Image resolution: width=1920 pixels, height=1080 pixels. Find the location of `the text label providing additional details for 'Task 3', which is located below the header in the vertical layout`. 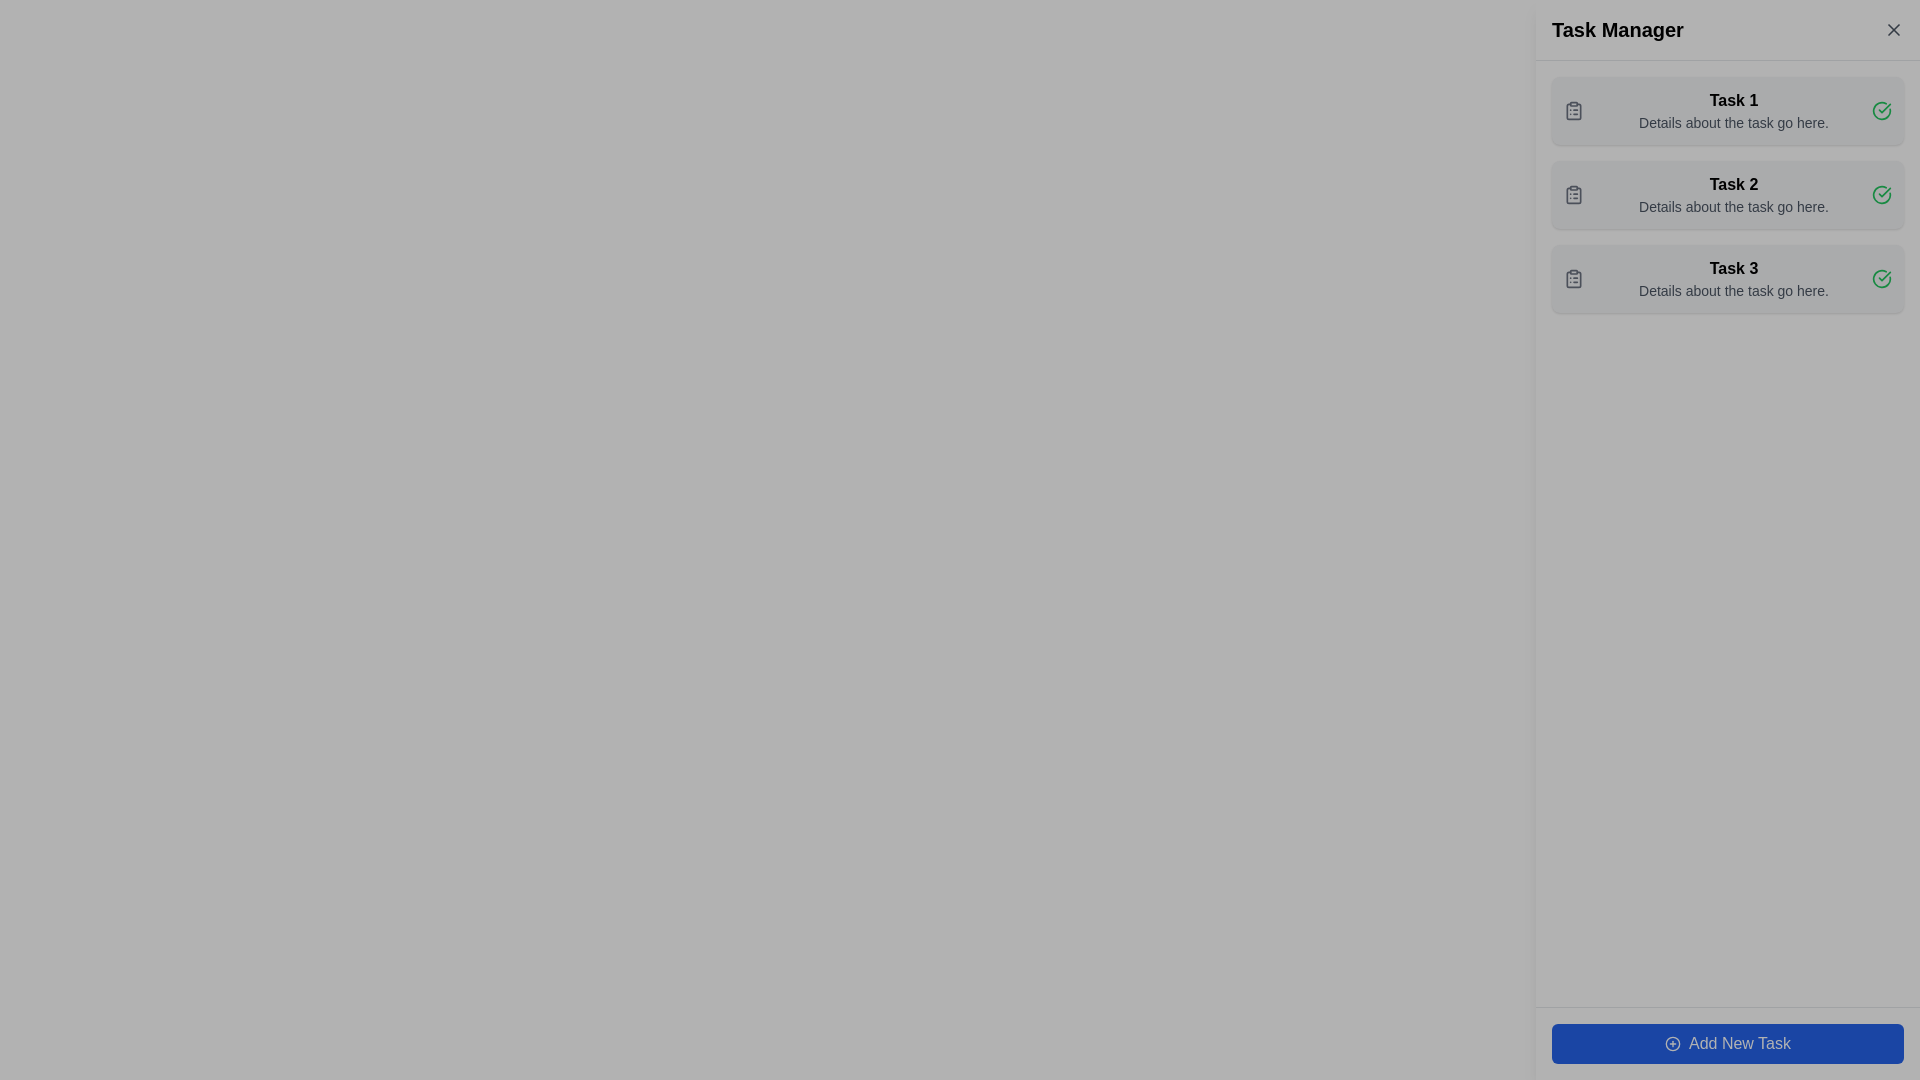

the text label providing additional details for 'Task 3', which is located below the header in the vertical layout is located at coordinates (1732, 290).